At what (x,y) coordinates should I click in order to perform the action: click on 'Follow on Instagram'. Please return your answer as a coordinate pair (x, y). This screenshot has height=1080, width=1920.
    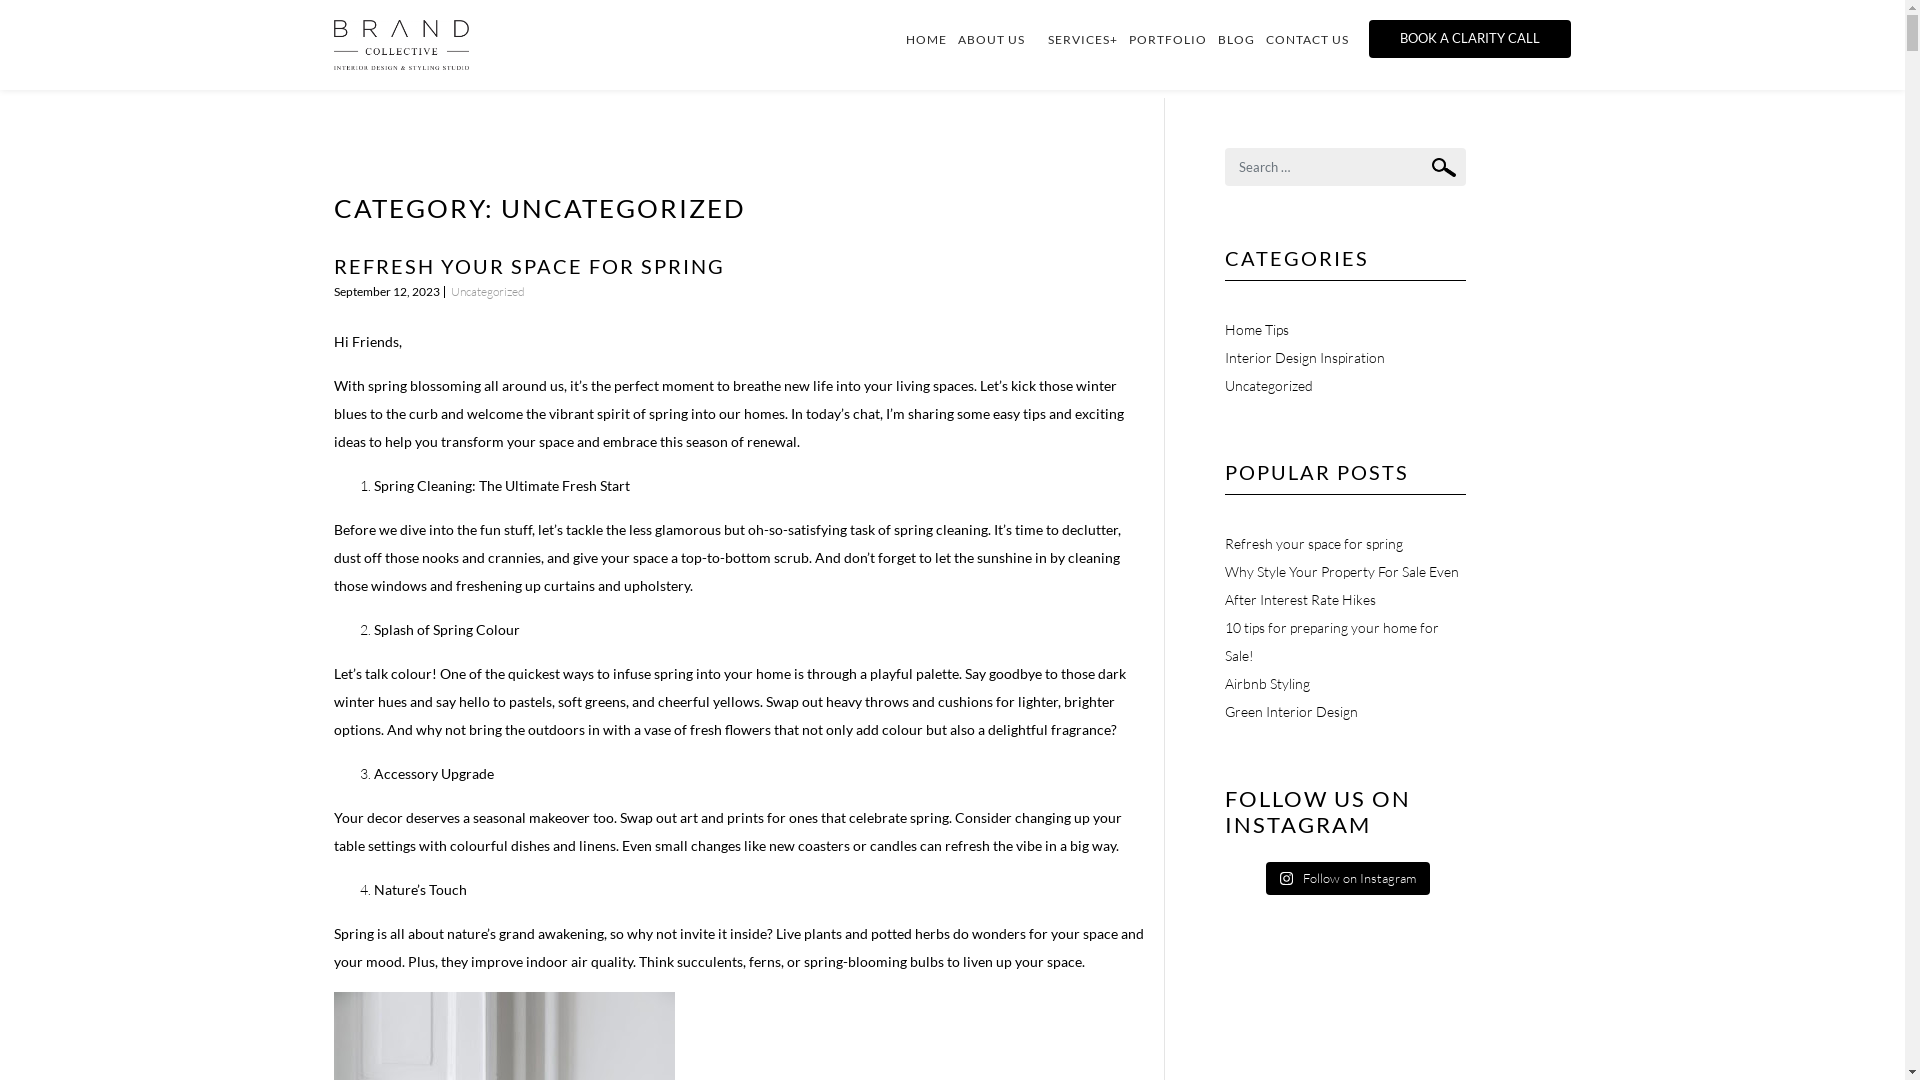
    Looking at the image, I should click on (1348, 878).